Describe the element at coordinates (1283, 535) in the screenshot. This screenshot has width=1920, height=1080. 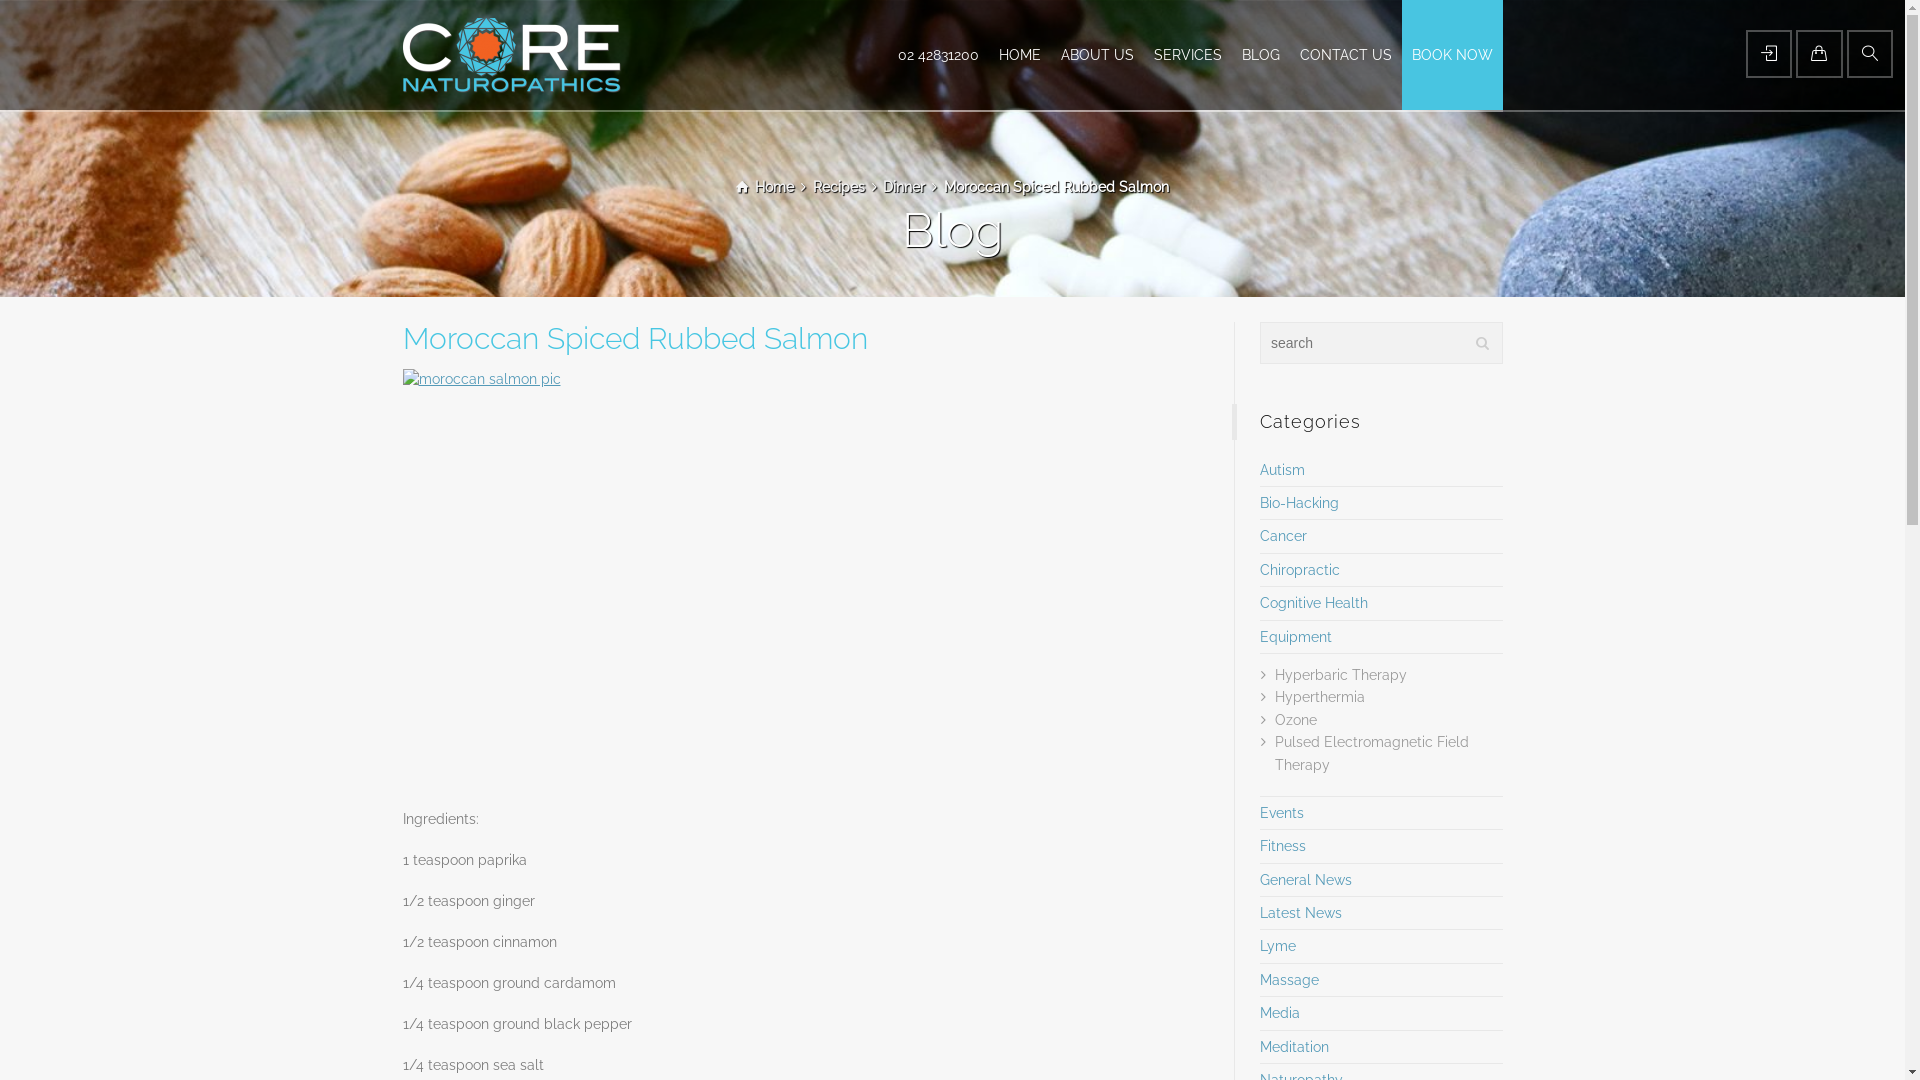
I see `'Cancer'` at that location.